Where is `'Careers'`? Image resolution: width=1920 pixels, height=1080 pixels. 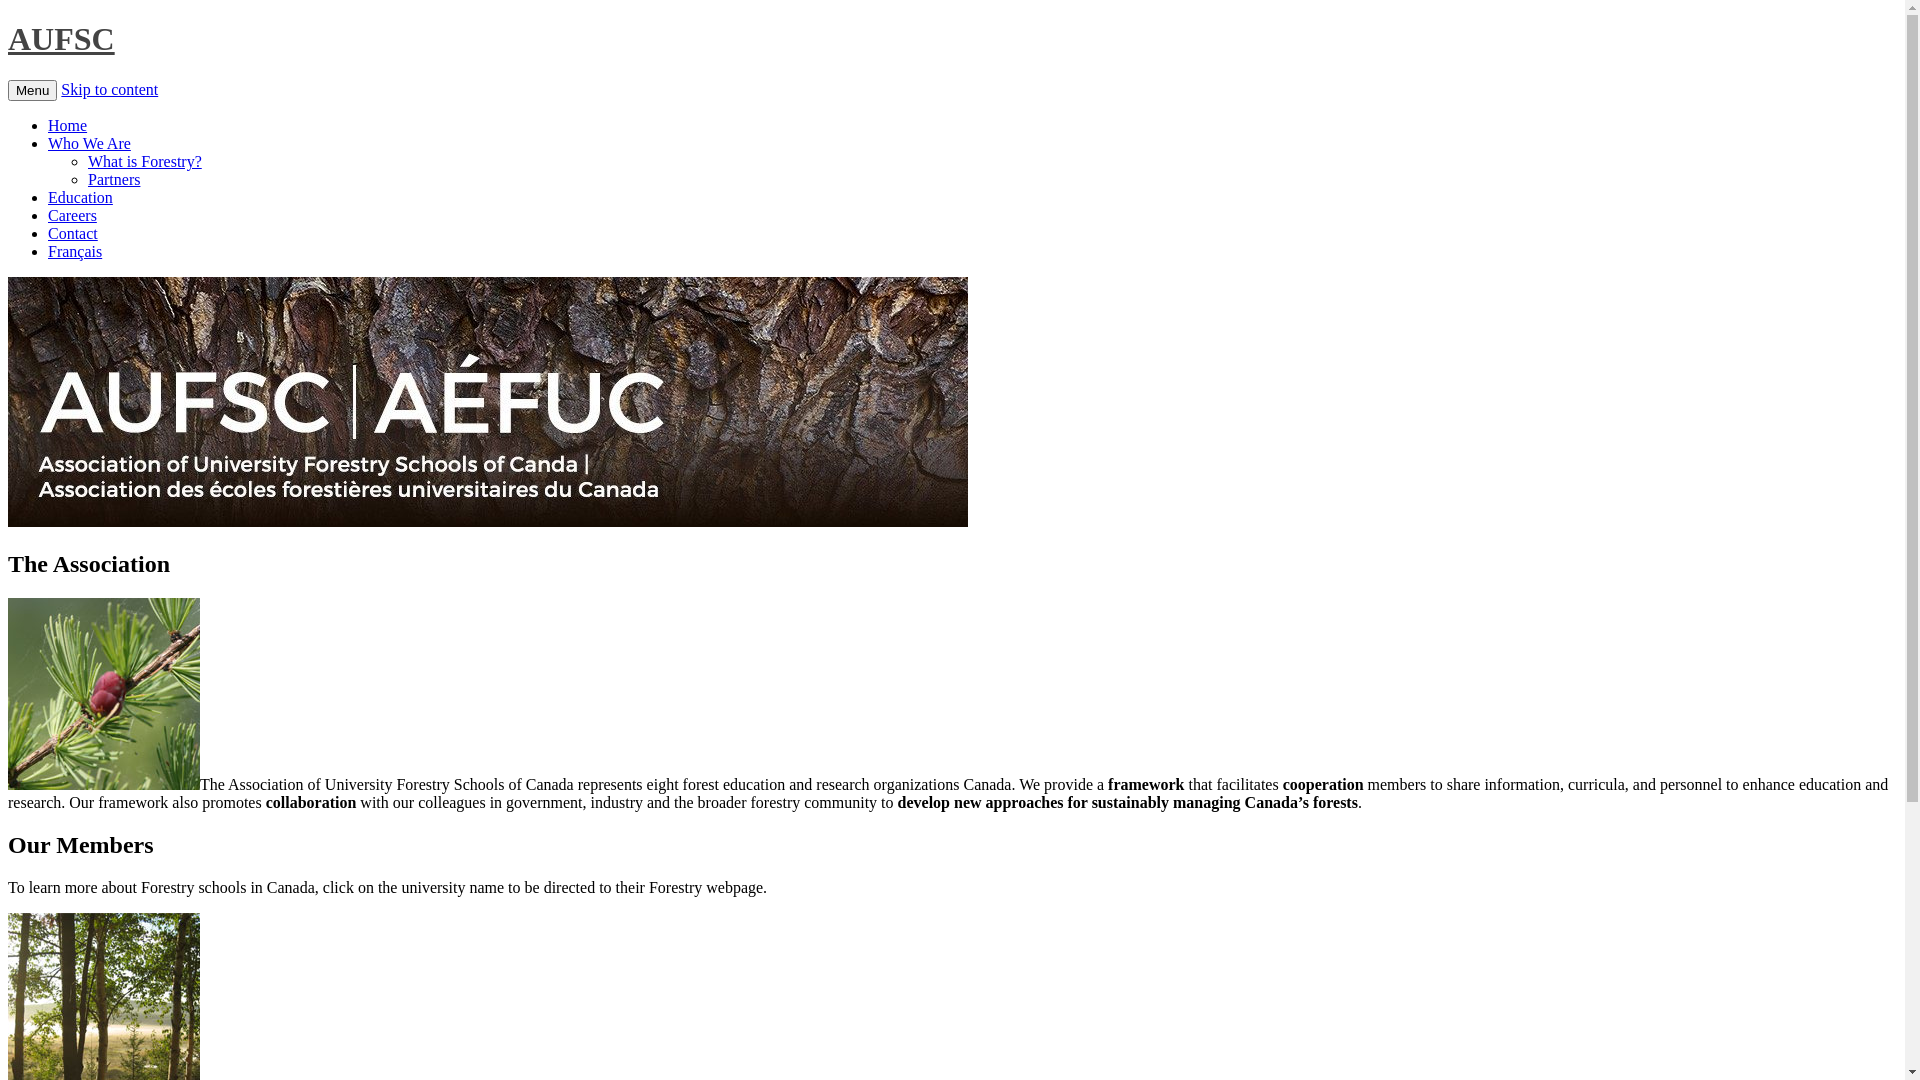 'Careers' is located at coordinates (72, 215).